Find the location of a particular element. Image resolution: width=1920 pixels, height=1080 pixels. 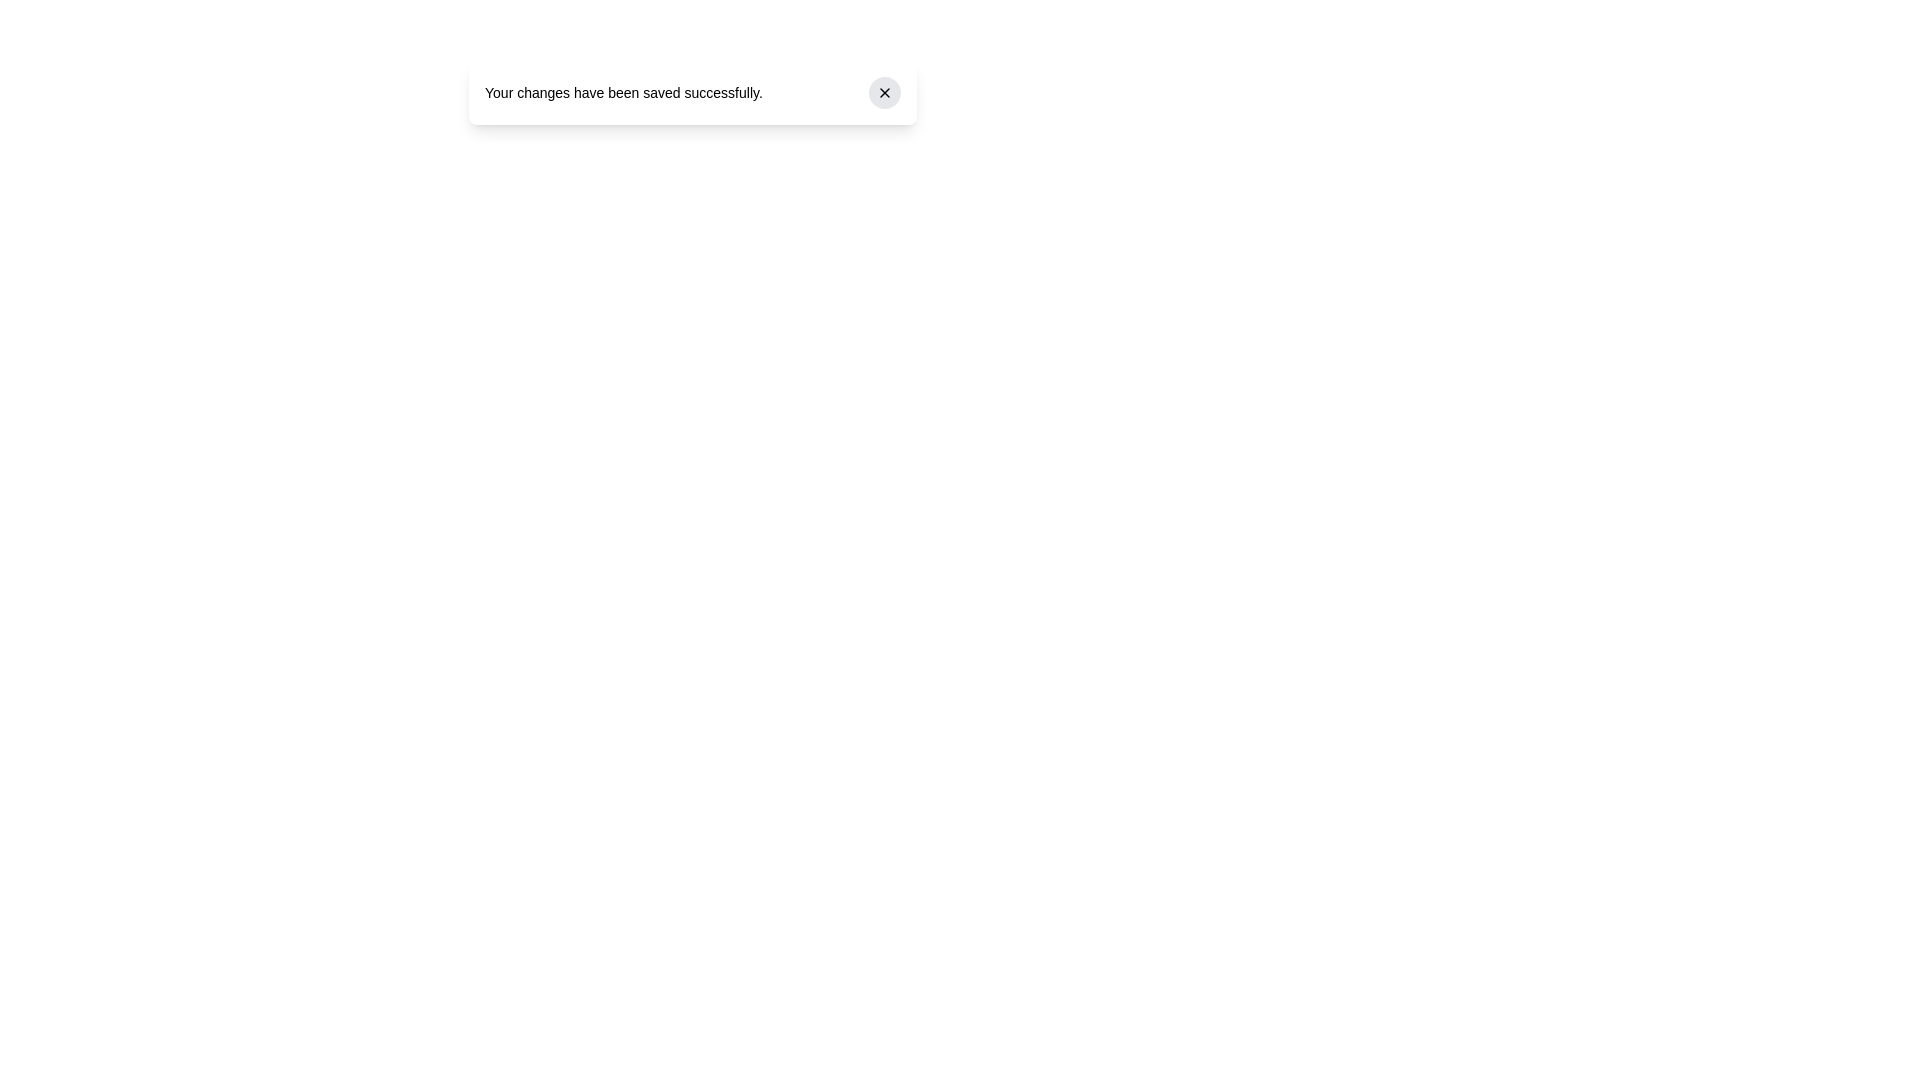

the rounded button located at the top-right area of the notification card is located at coordinates (883, 92).